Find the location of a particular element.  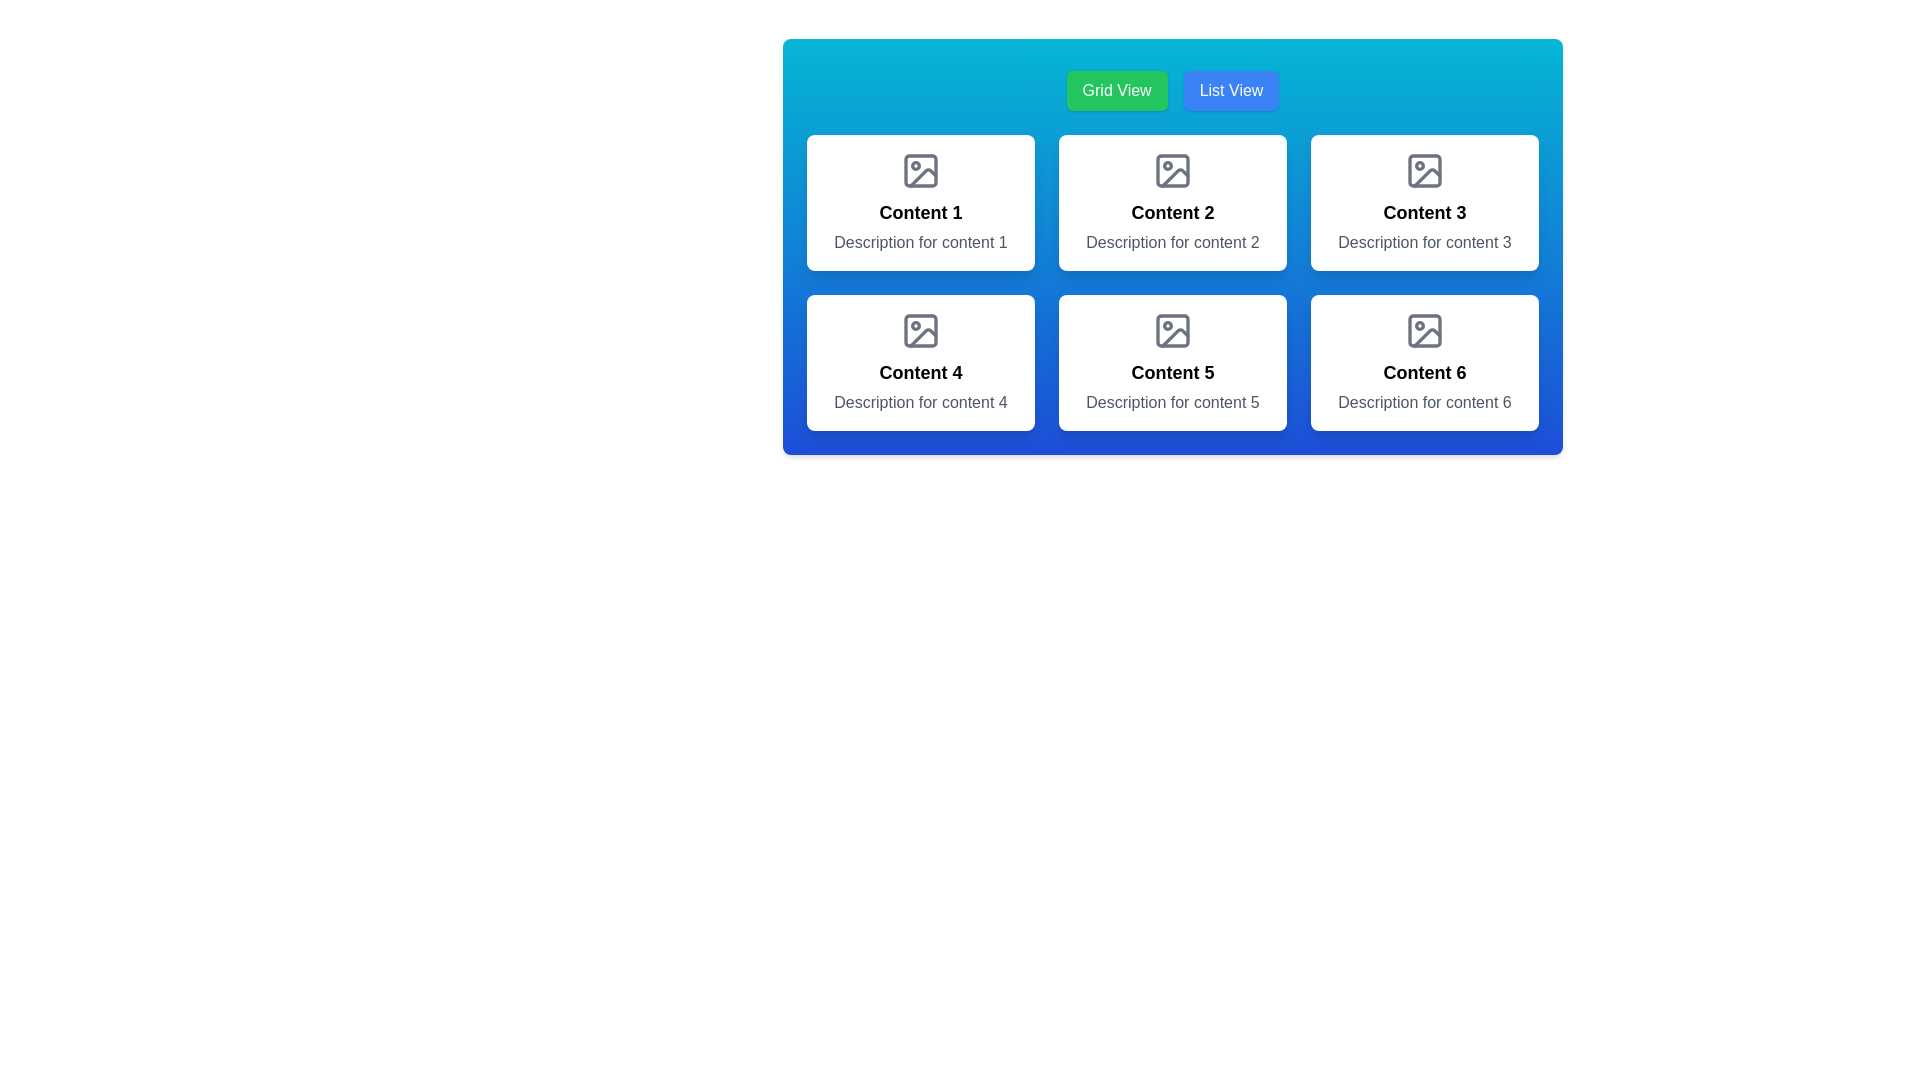

the card containing the title 'Content 1' and description 'Description for content 1', which is positioned in the first column of the top row in a grid of six cards is located at coordinates (920, 203).